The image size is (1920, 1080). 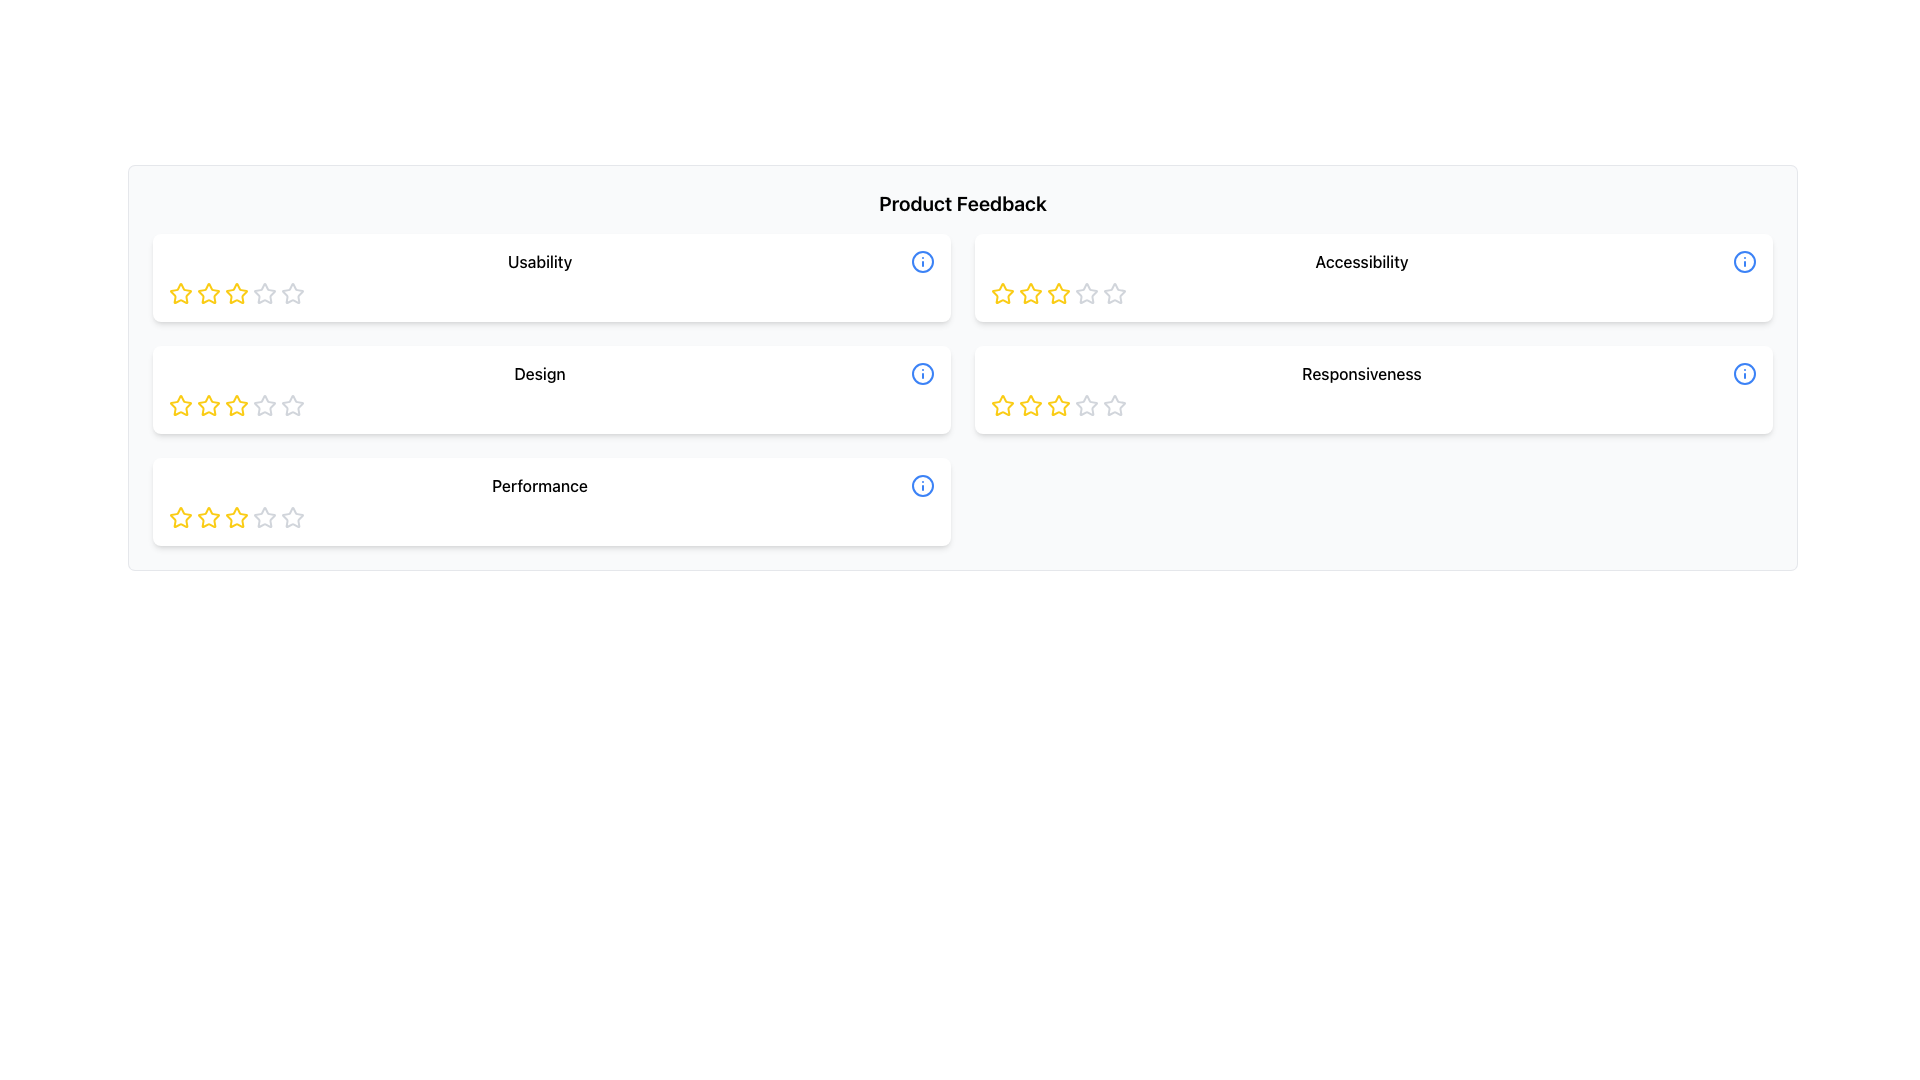 What do you see at coordinates (263, 405) in the screenshot?
I see `the third star-shaped icon representing the rating component in the Design feedback category to rate it` at bounding box center [263, 405].